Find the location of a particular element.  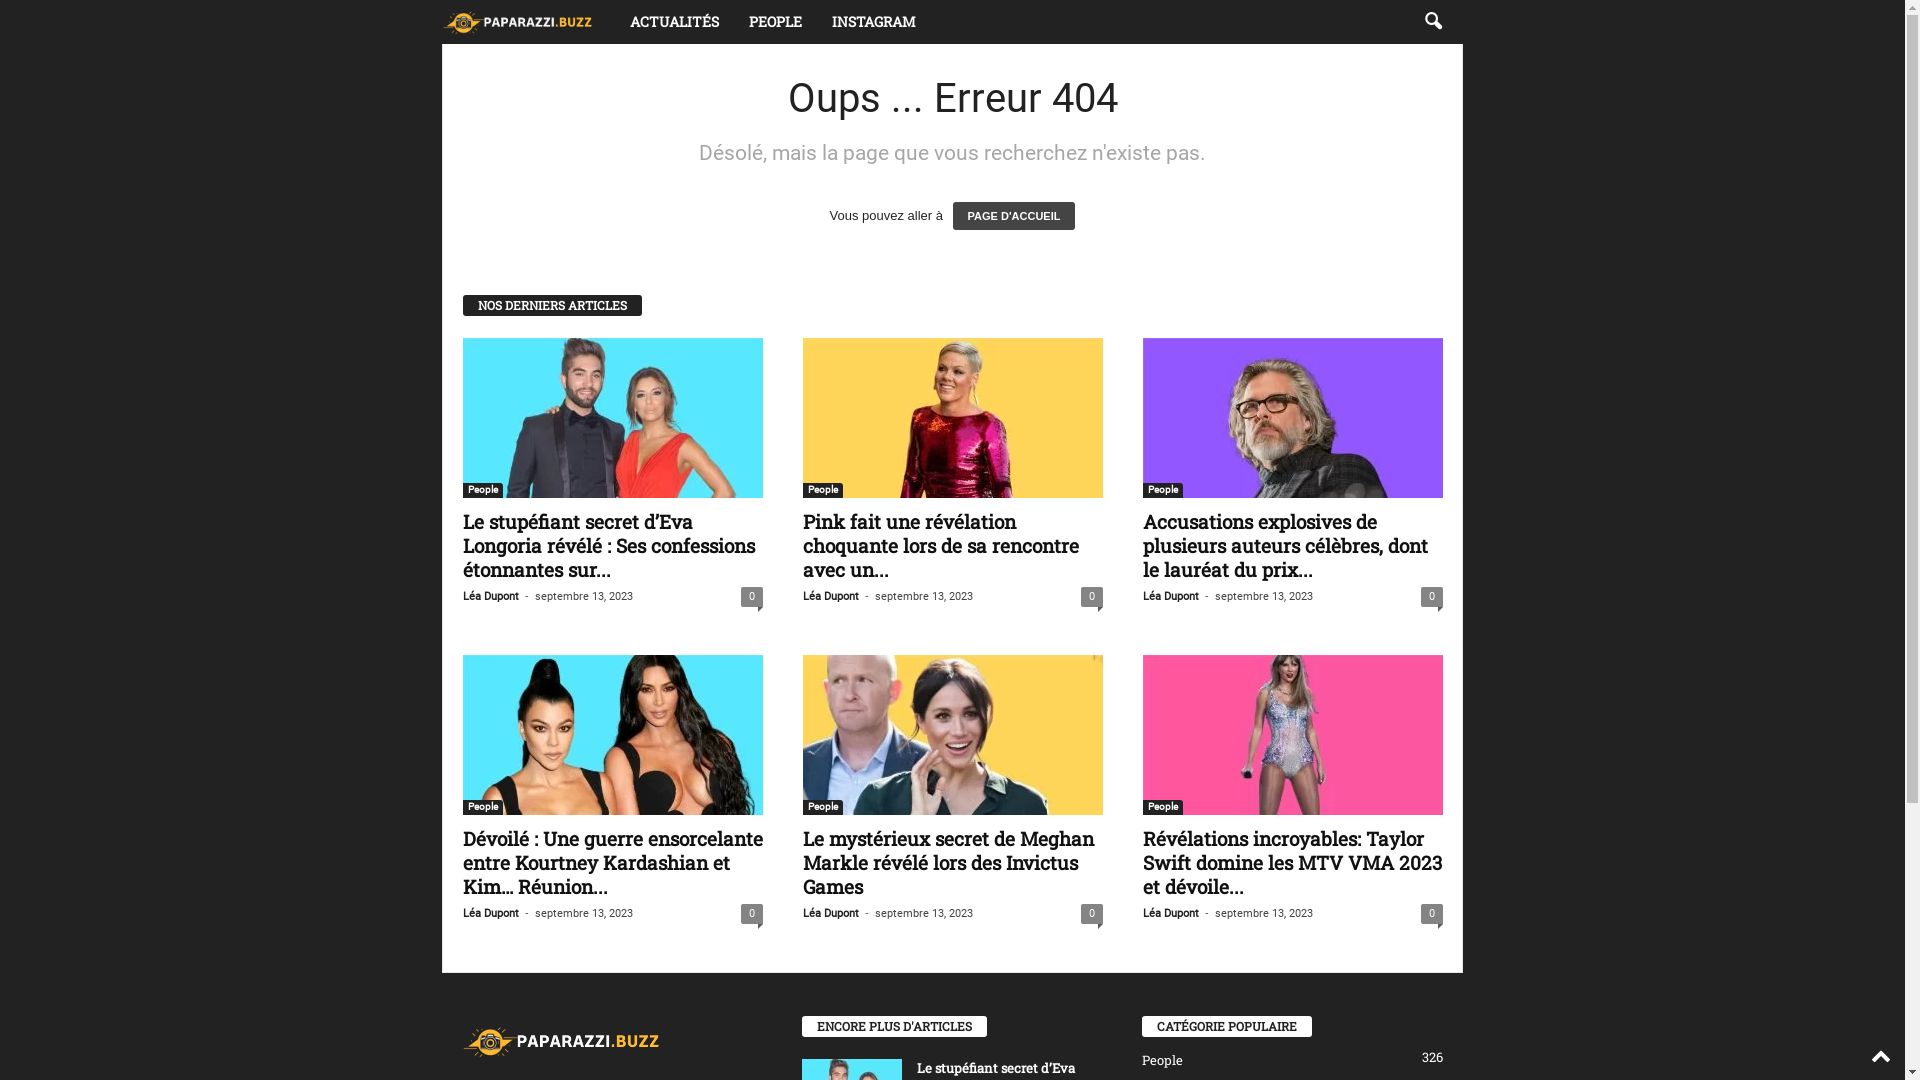

'Paparazzi' is located at coordinates (518, 22).